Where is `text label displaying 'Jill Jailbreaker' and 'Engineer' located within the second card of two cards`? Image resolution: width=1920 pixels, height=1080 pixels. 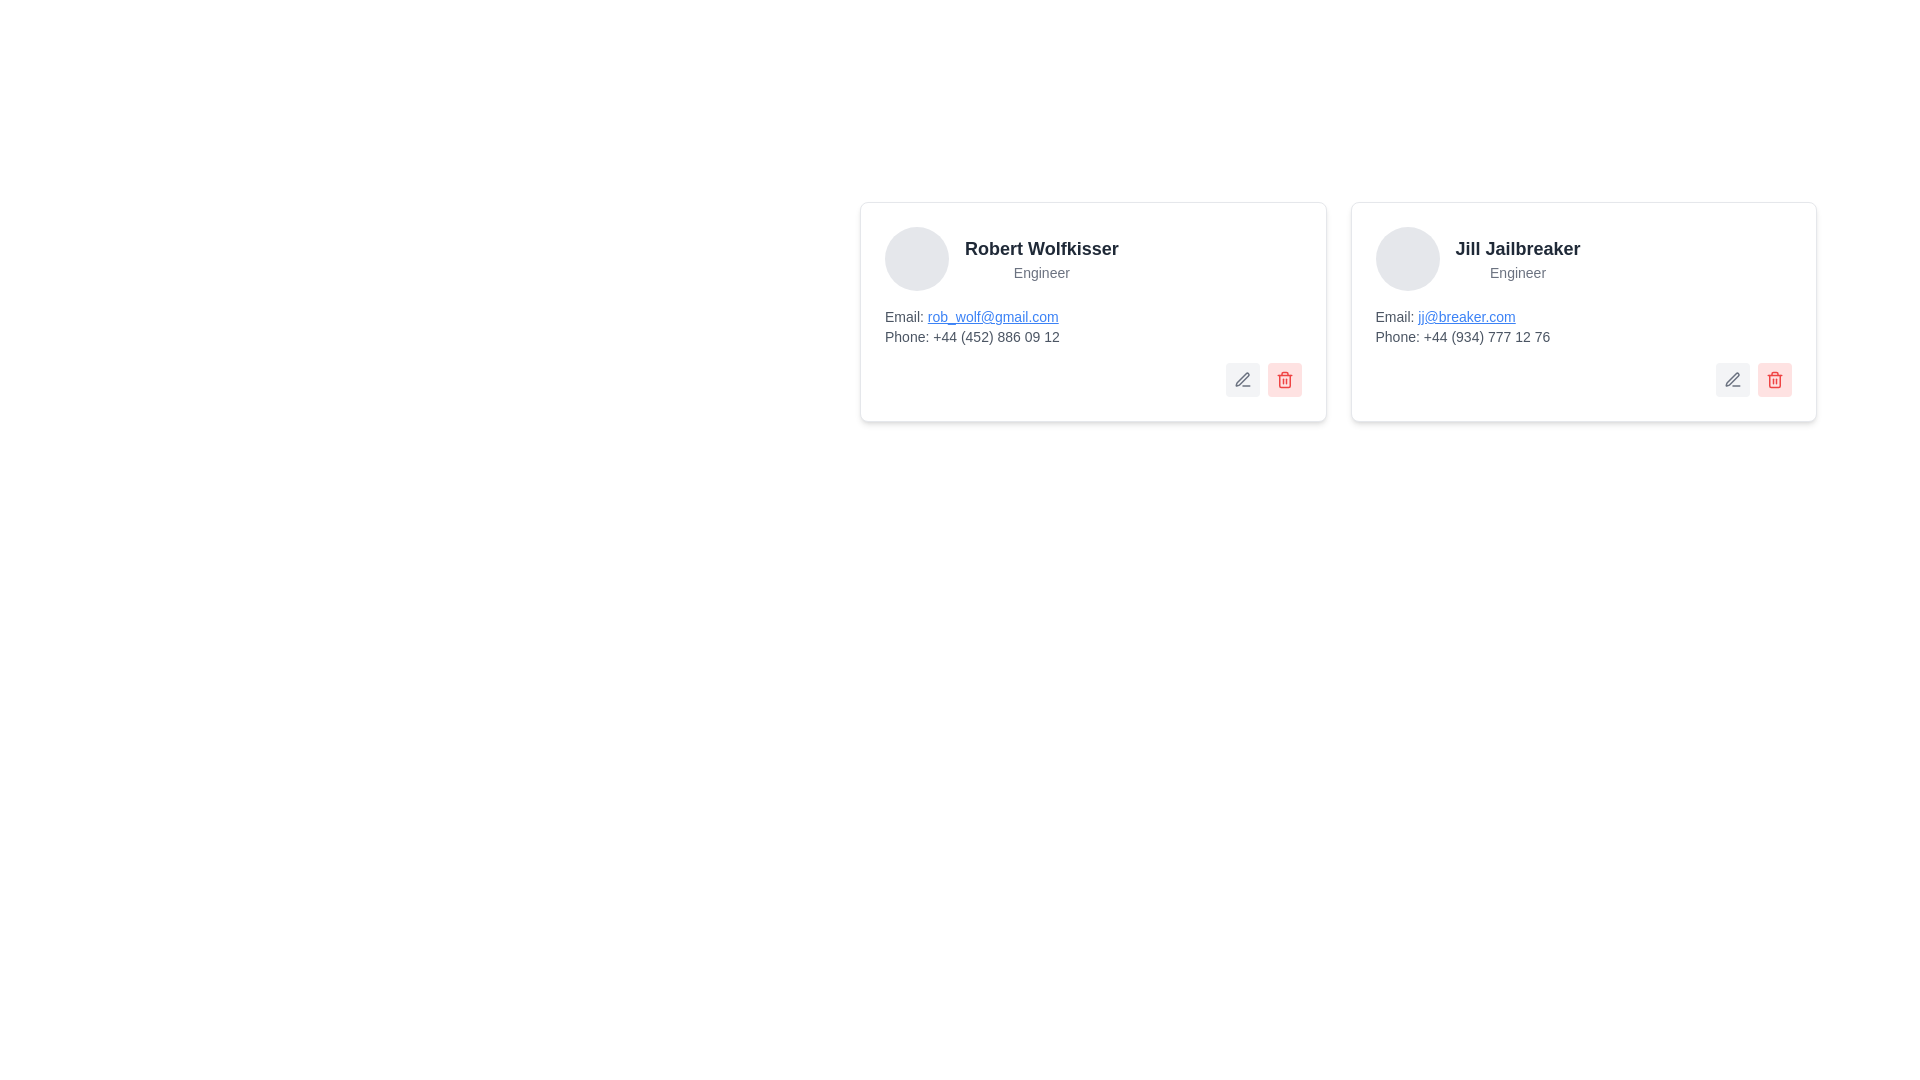
text label displaying 'Jill Jailbreaker' and 'Engineer' located within the second card of two cards is located at coordinates (1518, 257).